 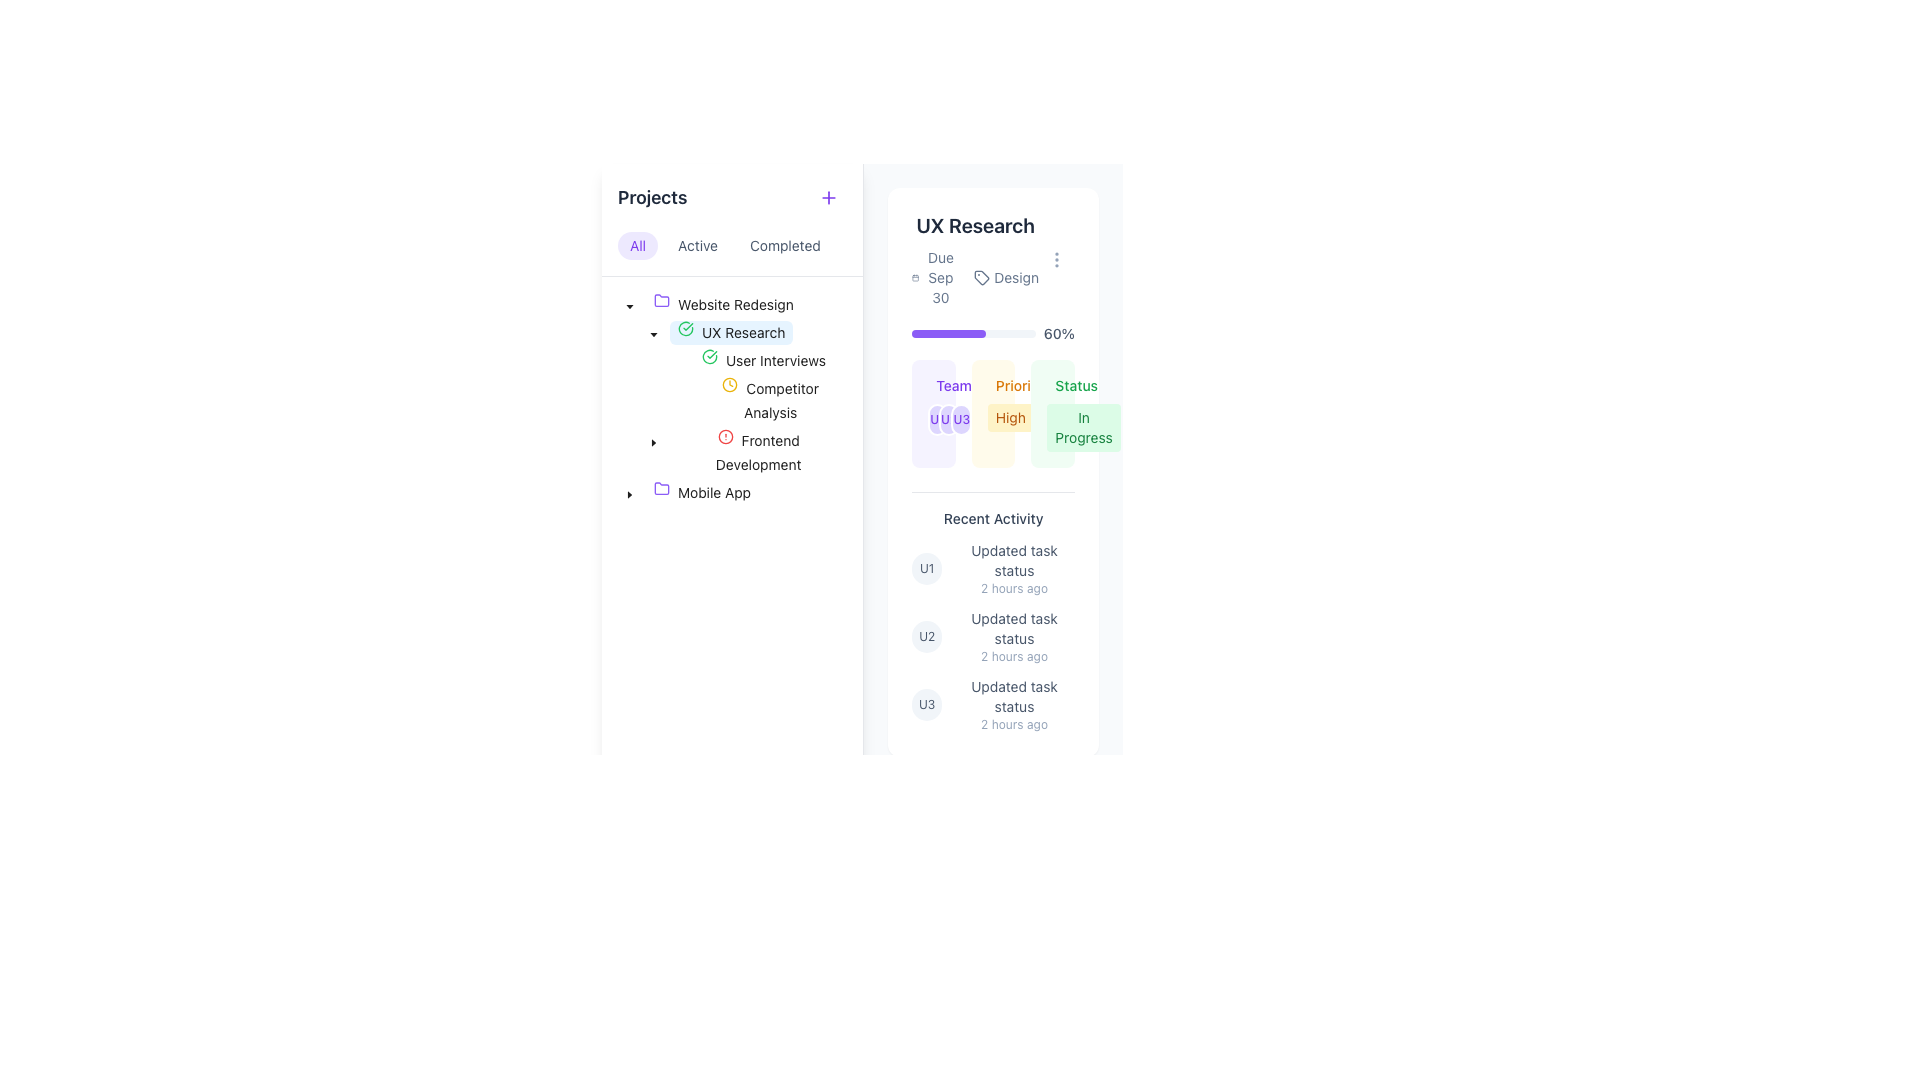 What do you see at coordinates (666, 493) in the screenshot?
I see `the purple-colored folder icon located to the left of the 'Mobile App' text in the Projects section of the hierarchical tree structure` at bounding box center [666, 493].